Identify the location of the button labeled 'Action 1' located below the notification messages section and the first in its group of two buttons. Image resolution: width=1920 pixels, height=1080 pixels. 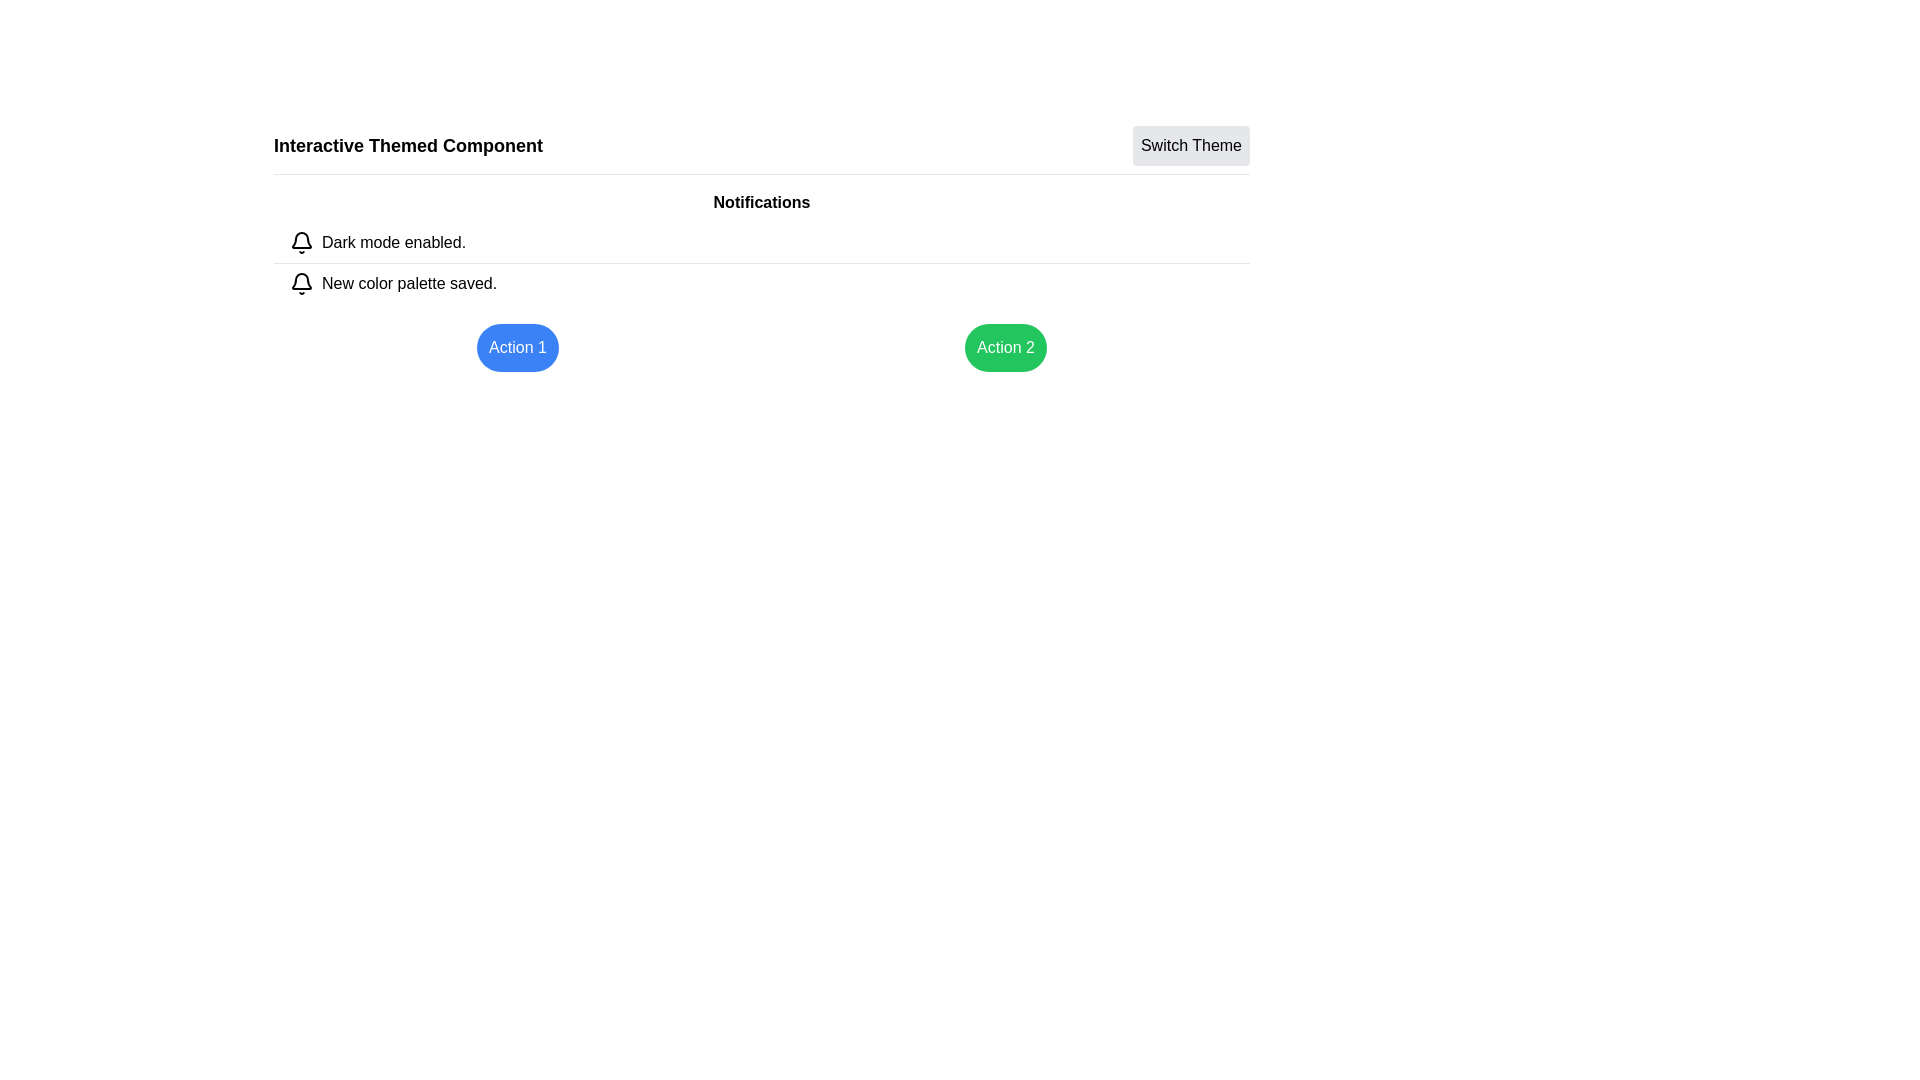
(518, 346).